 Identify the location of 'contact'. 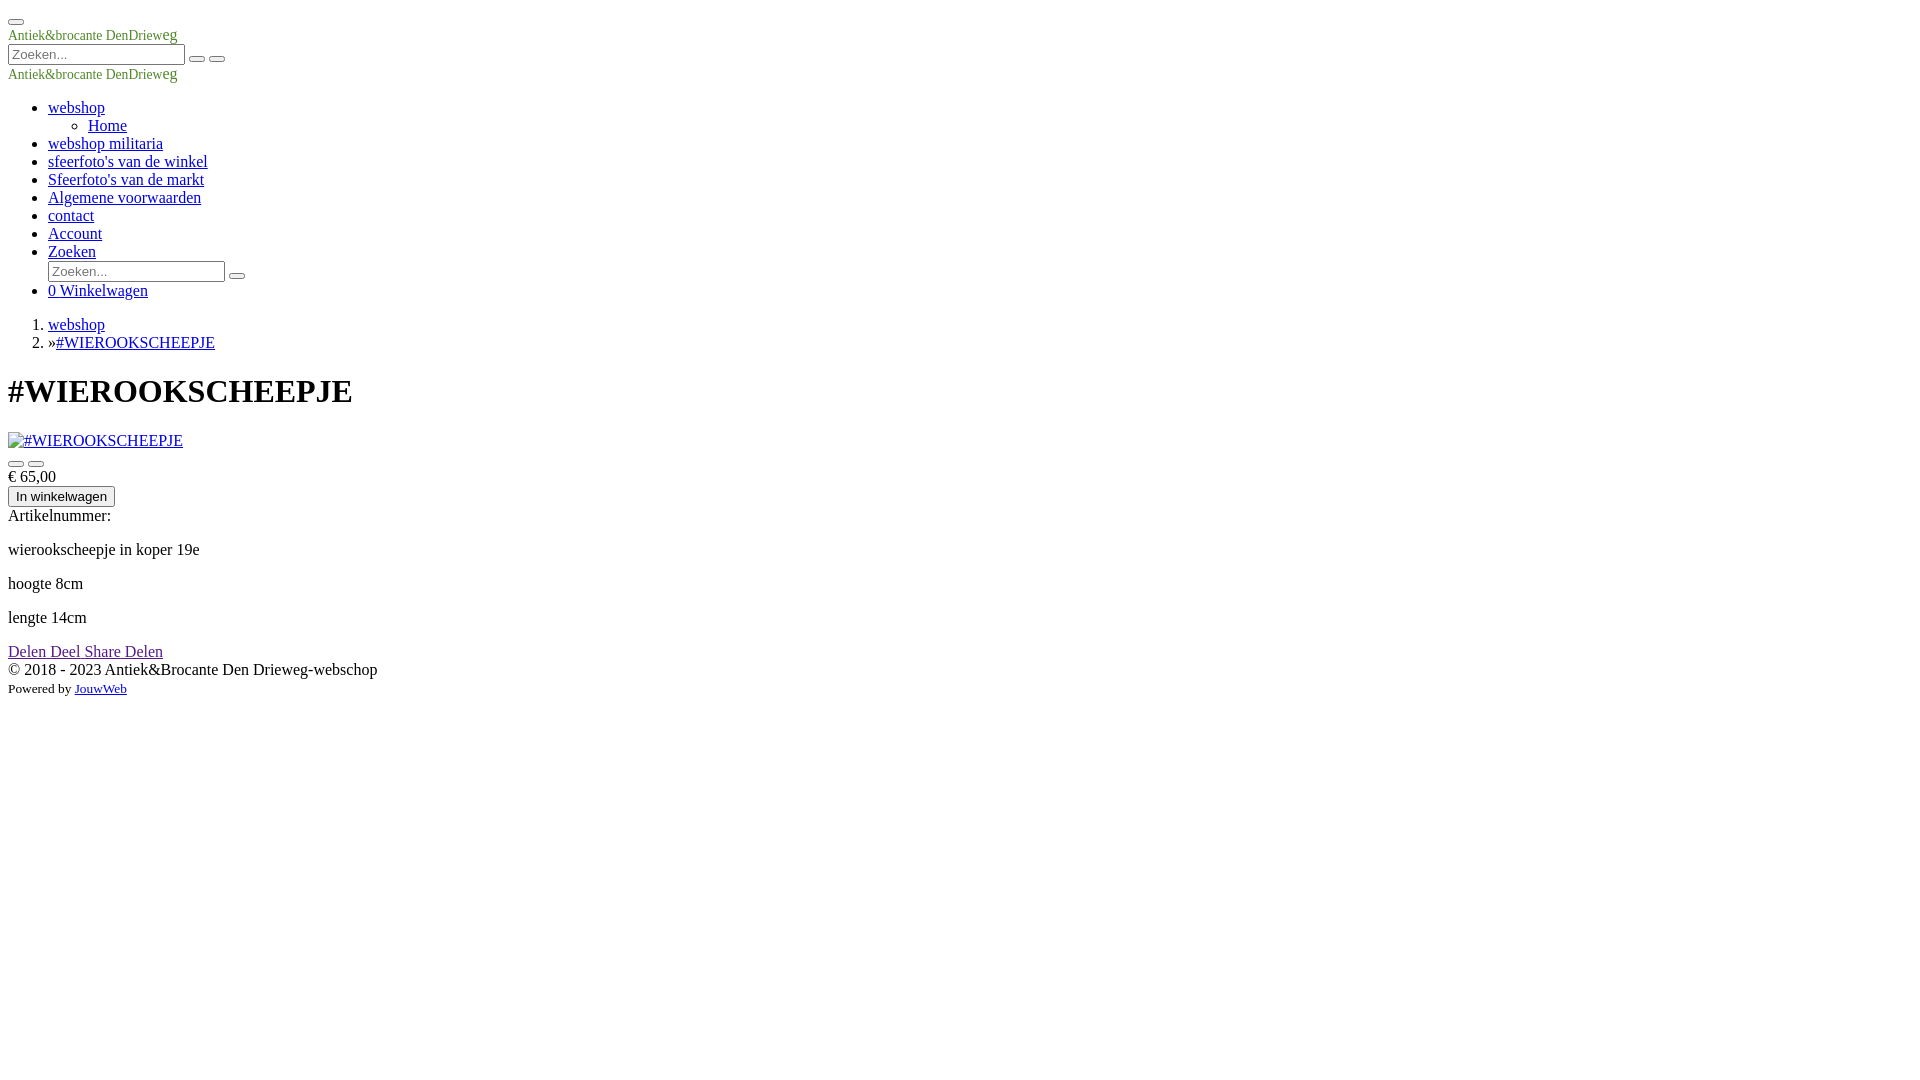
(71, 215).